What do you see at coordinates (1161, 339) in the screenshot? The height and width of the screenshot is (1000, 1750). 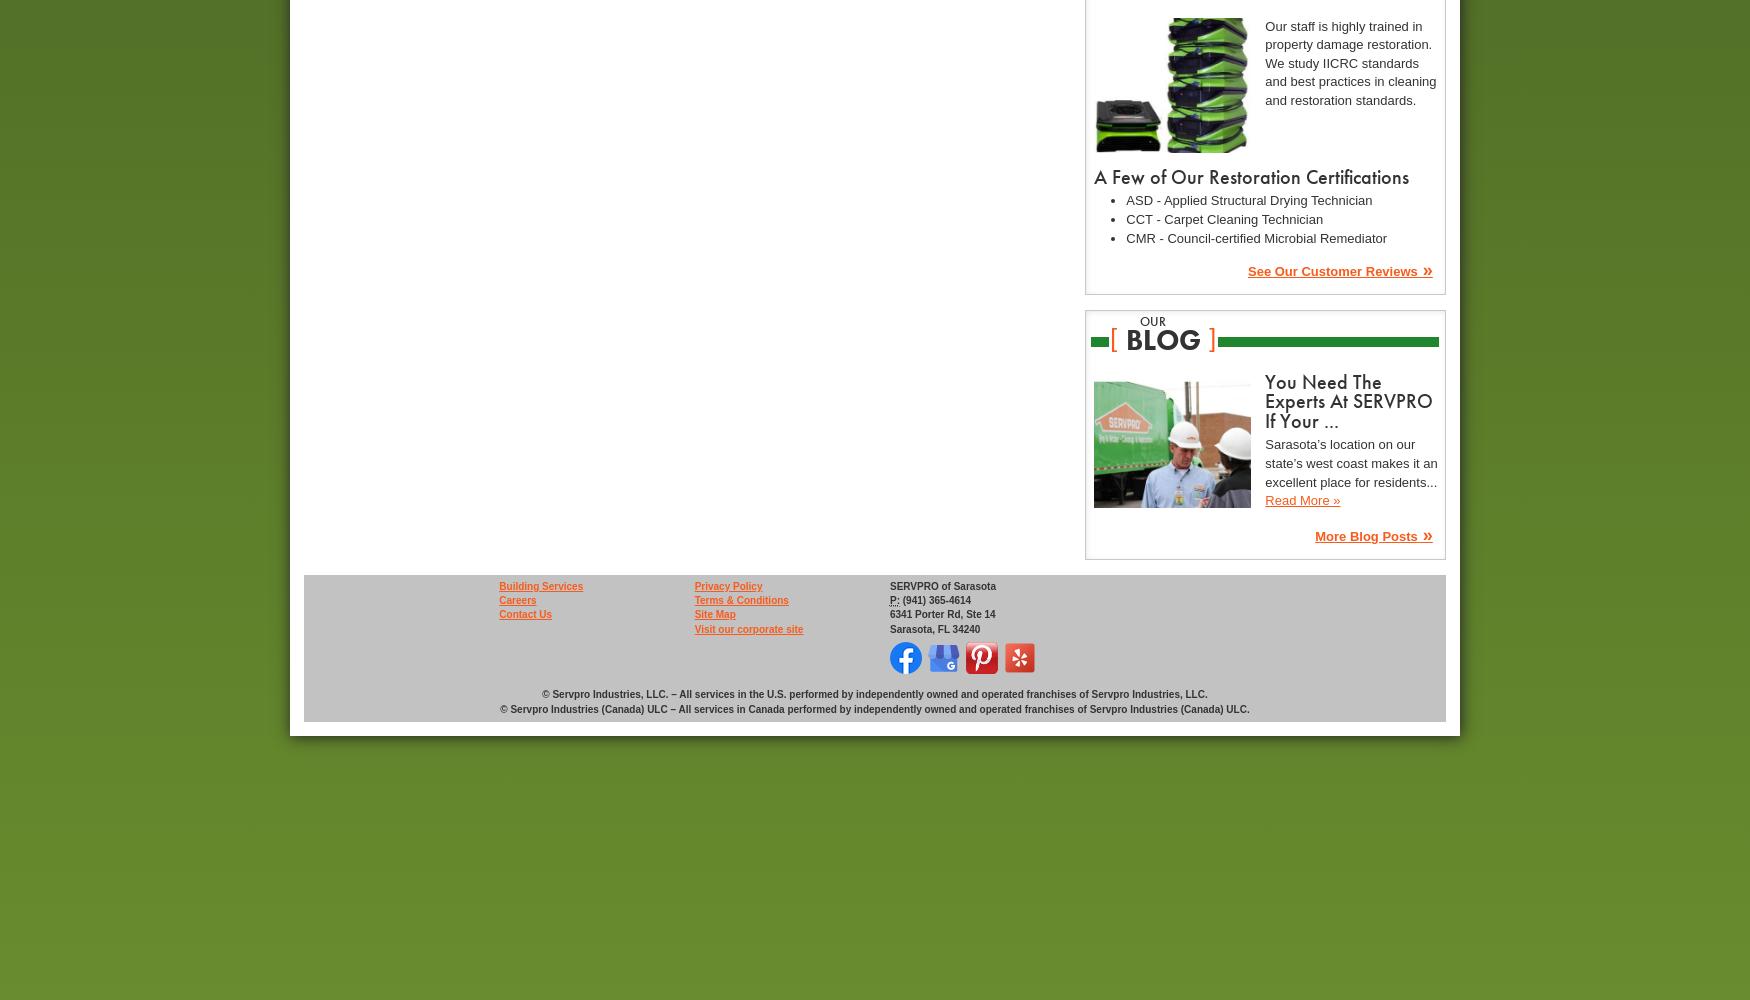 I see `'blog'` at bounding box center [1161, 339].